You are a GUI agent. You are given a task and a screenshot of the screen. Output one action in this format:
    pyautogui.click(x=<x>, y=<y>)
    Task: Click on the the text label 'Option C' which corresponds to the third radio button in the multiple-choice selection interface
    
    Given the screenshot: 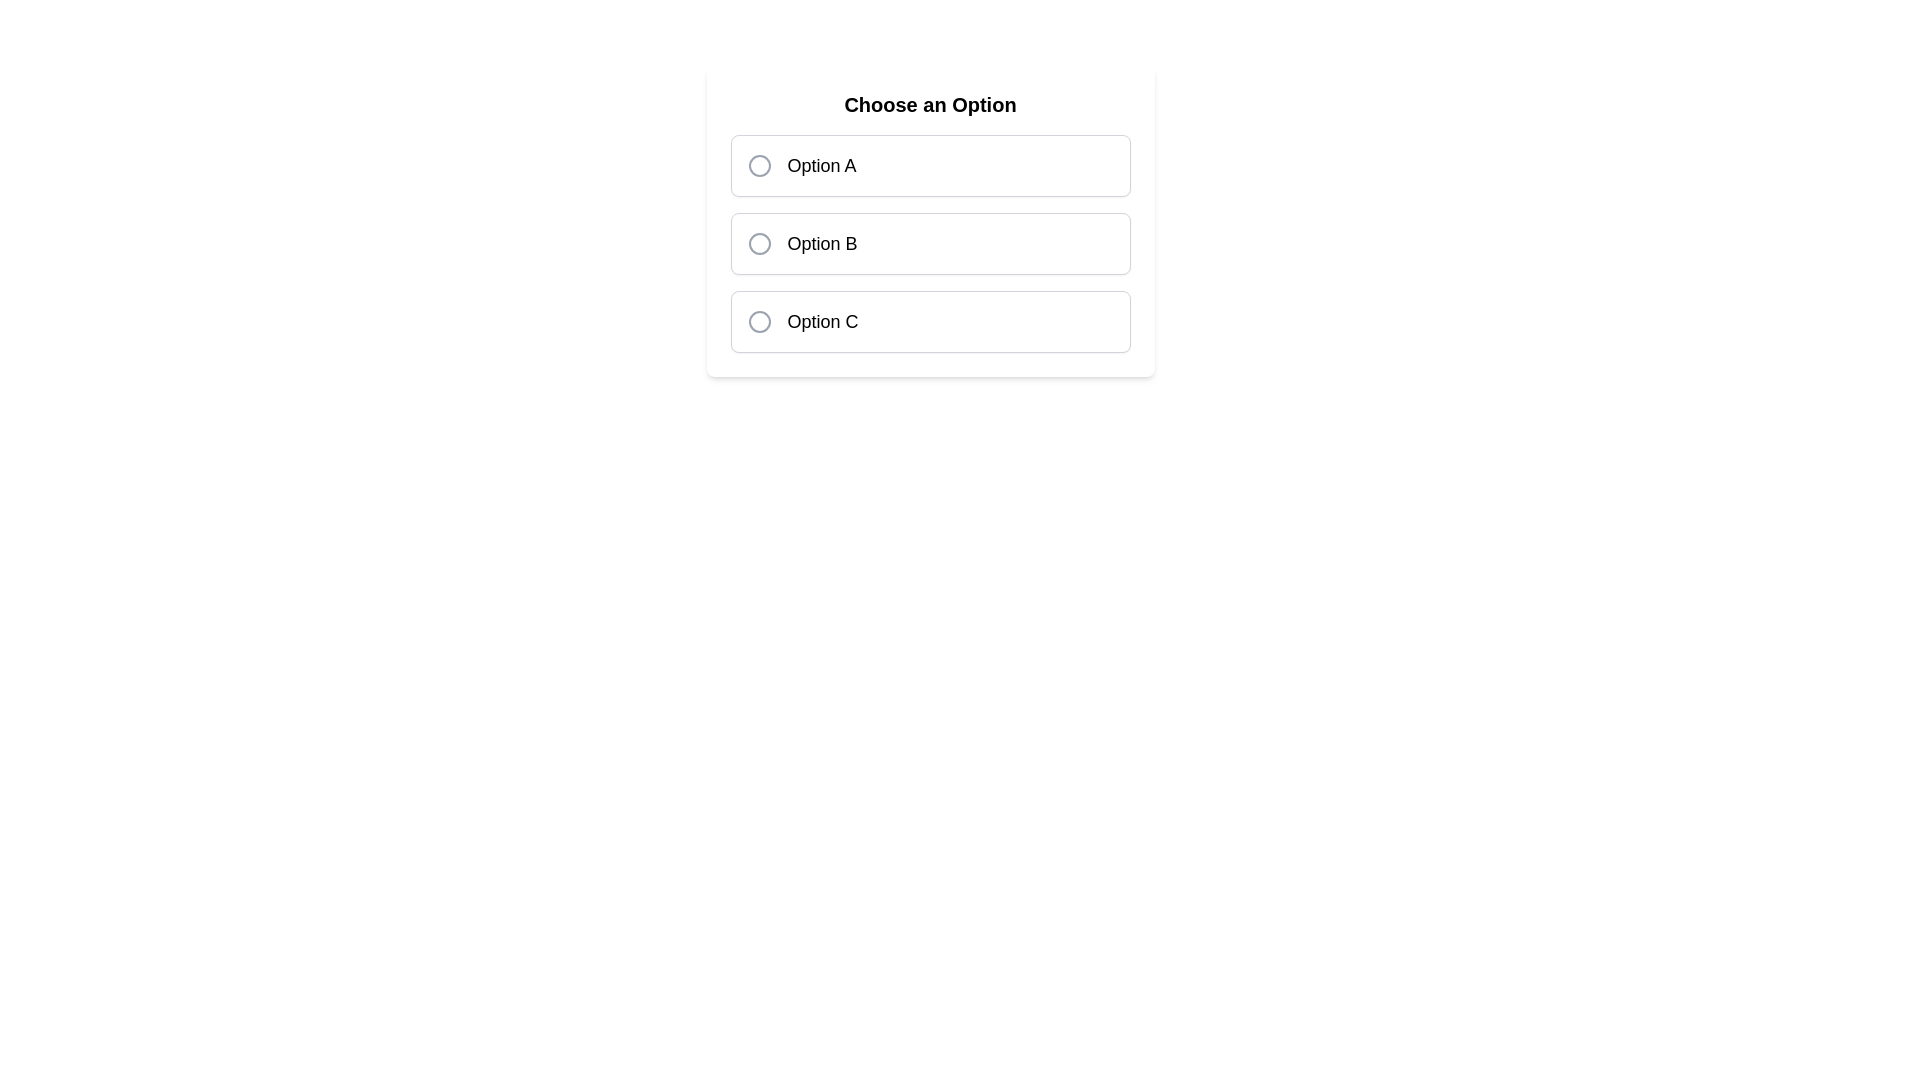 What is the action you would take?
    pyautogui.click(x=823, y=320)
    